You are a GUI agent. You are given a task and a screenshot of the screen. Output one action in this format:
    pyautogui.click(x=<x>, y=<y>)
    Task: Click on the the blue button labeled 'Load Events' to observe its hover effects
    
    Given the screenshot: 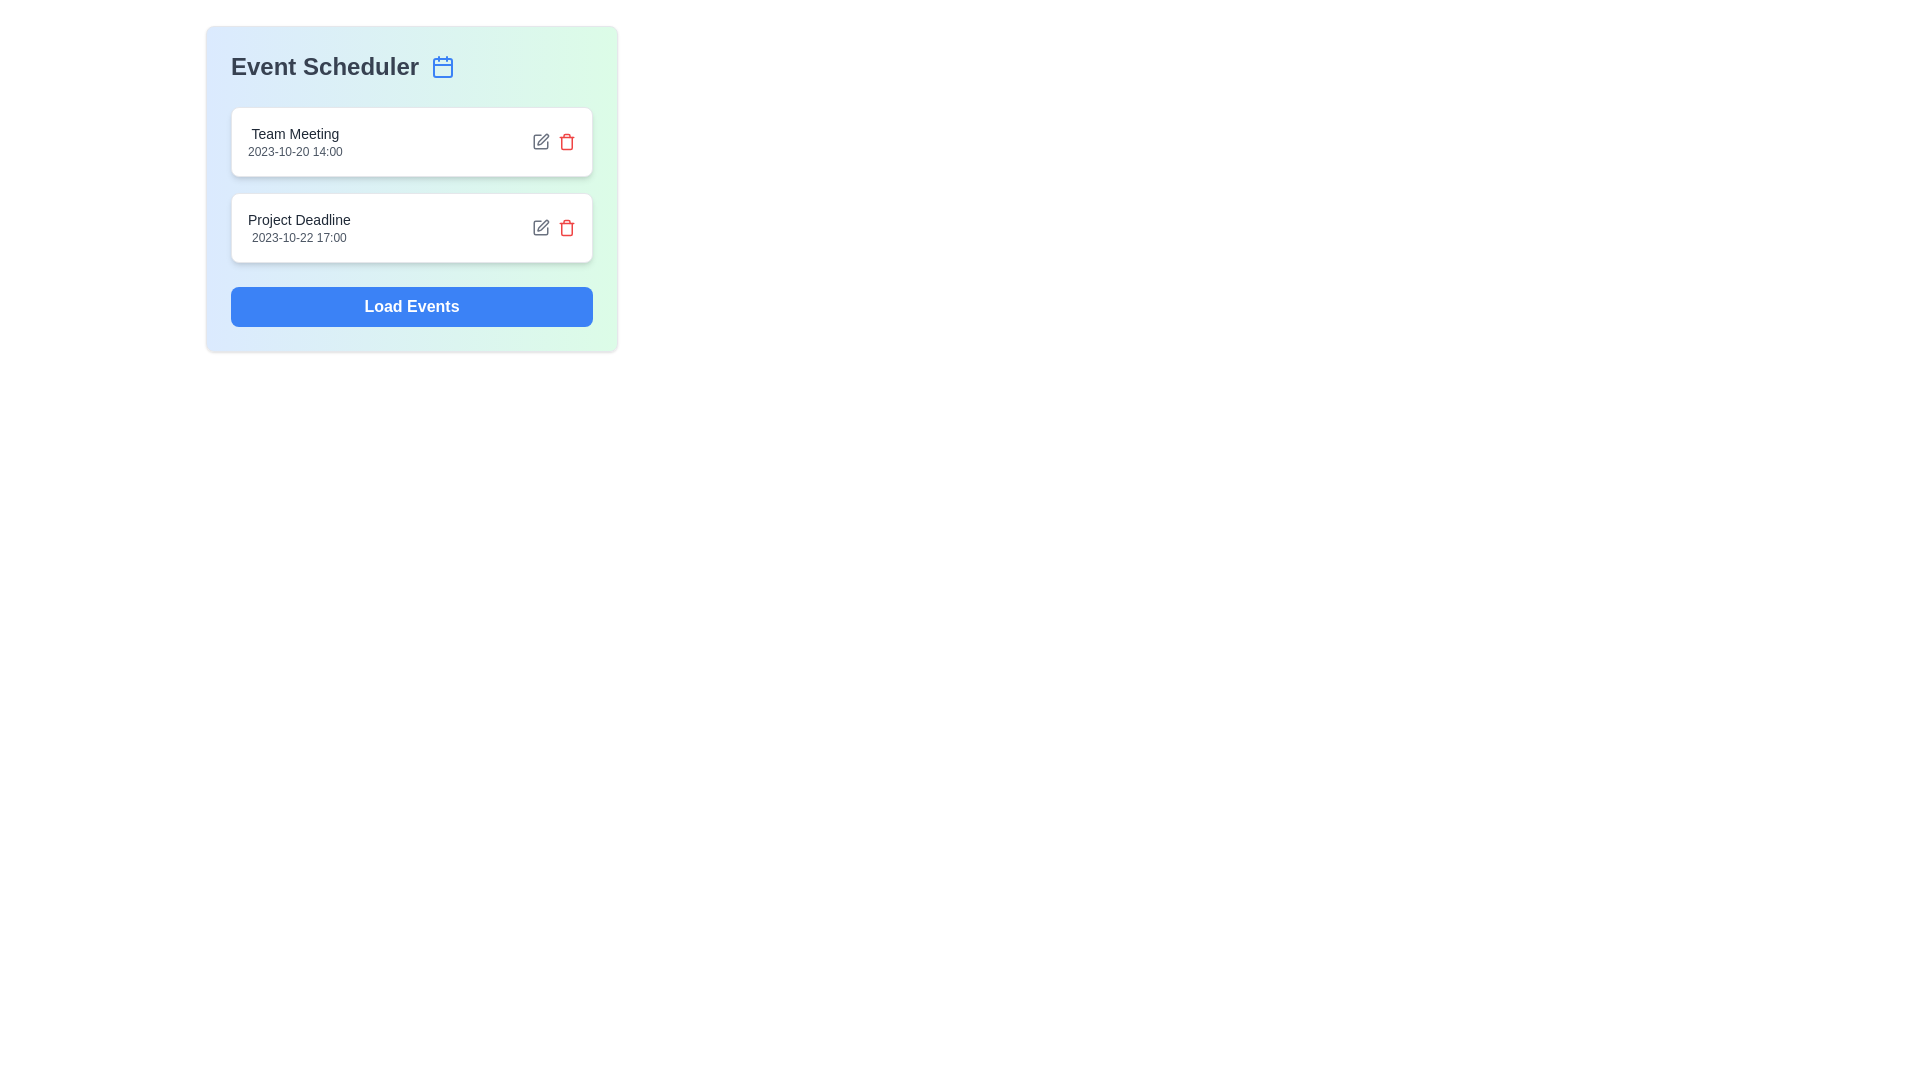 What is the action you would take?
    pyautogui.click(x=411, y=307)
    